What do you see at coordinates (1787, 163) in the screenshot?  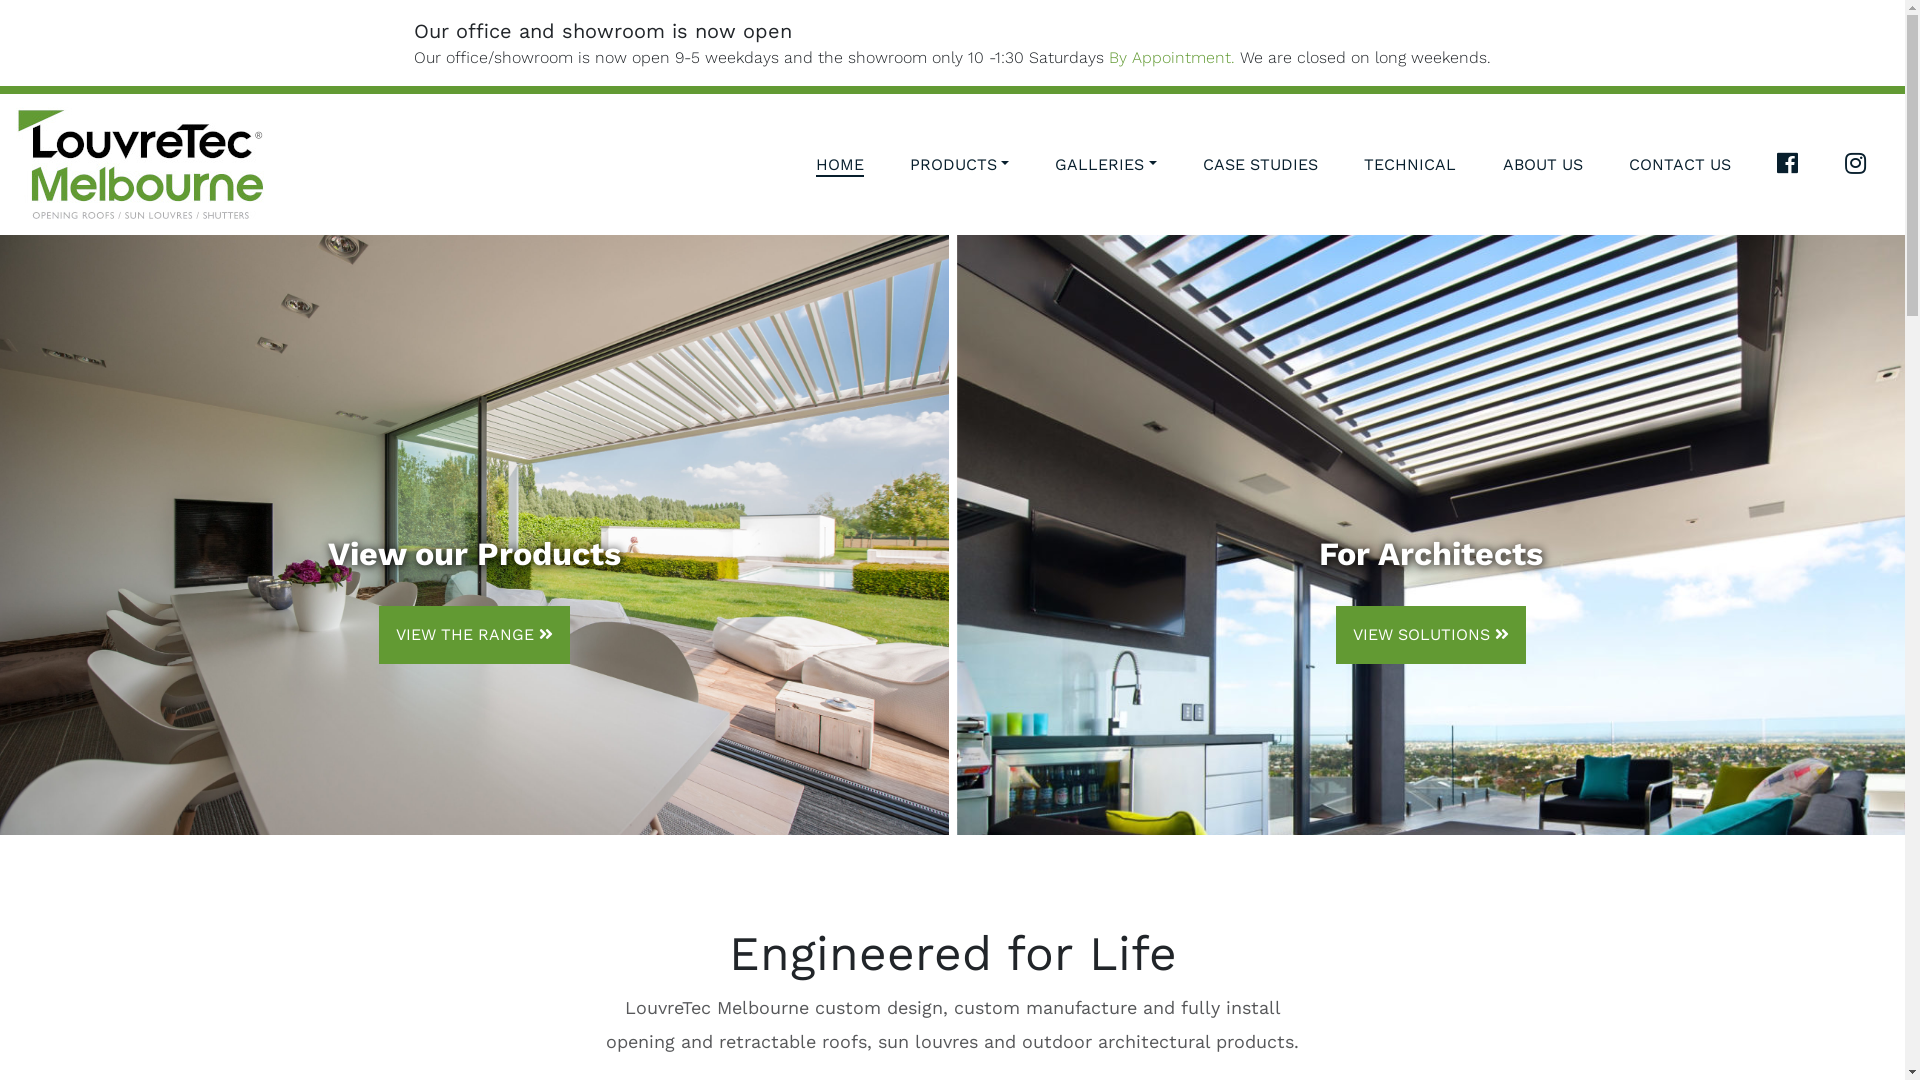 I see `'FACEBOOK LOUVRETEC MELBOURNE'` at bounding box center [1787, 163].